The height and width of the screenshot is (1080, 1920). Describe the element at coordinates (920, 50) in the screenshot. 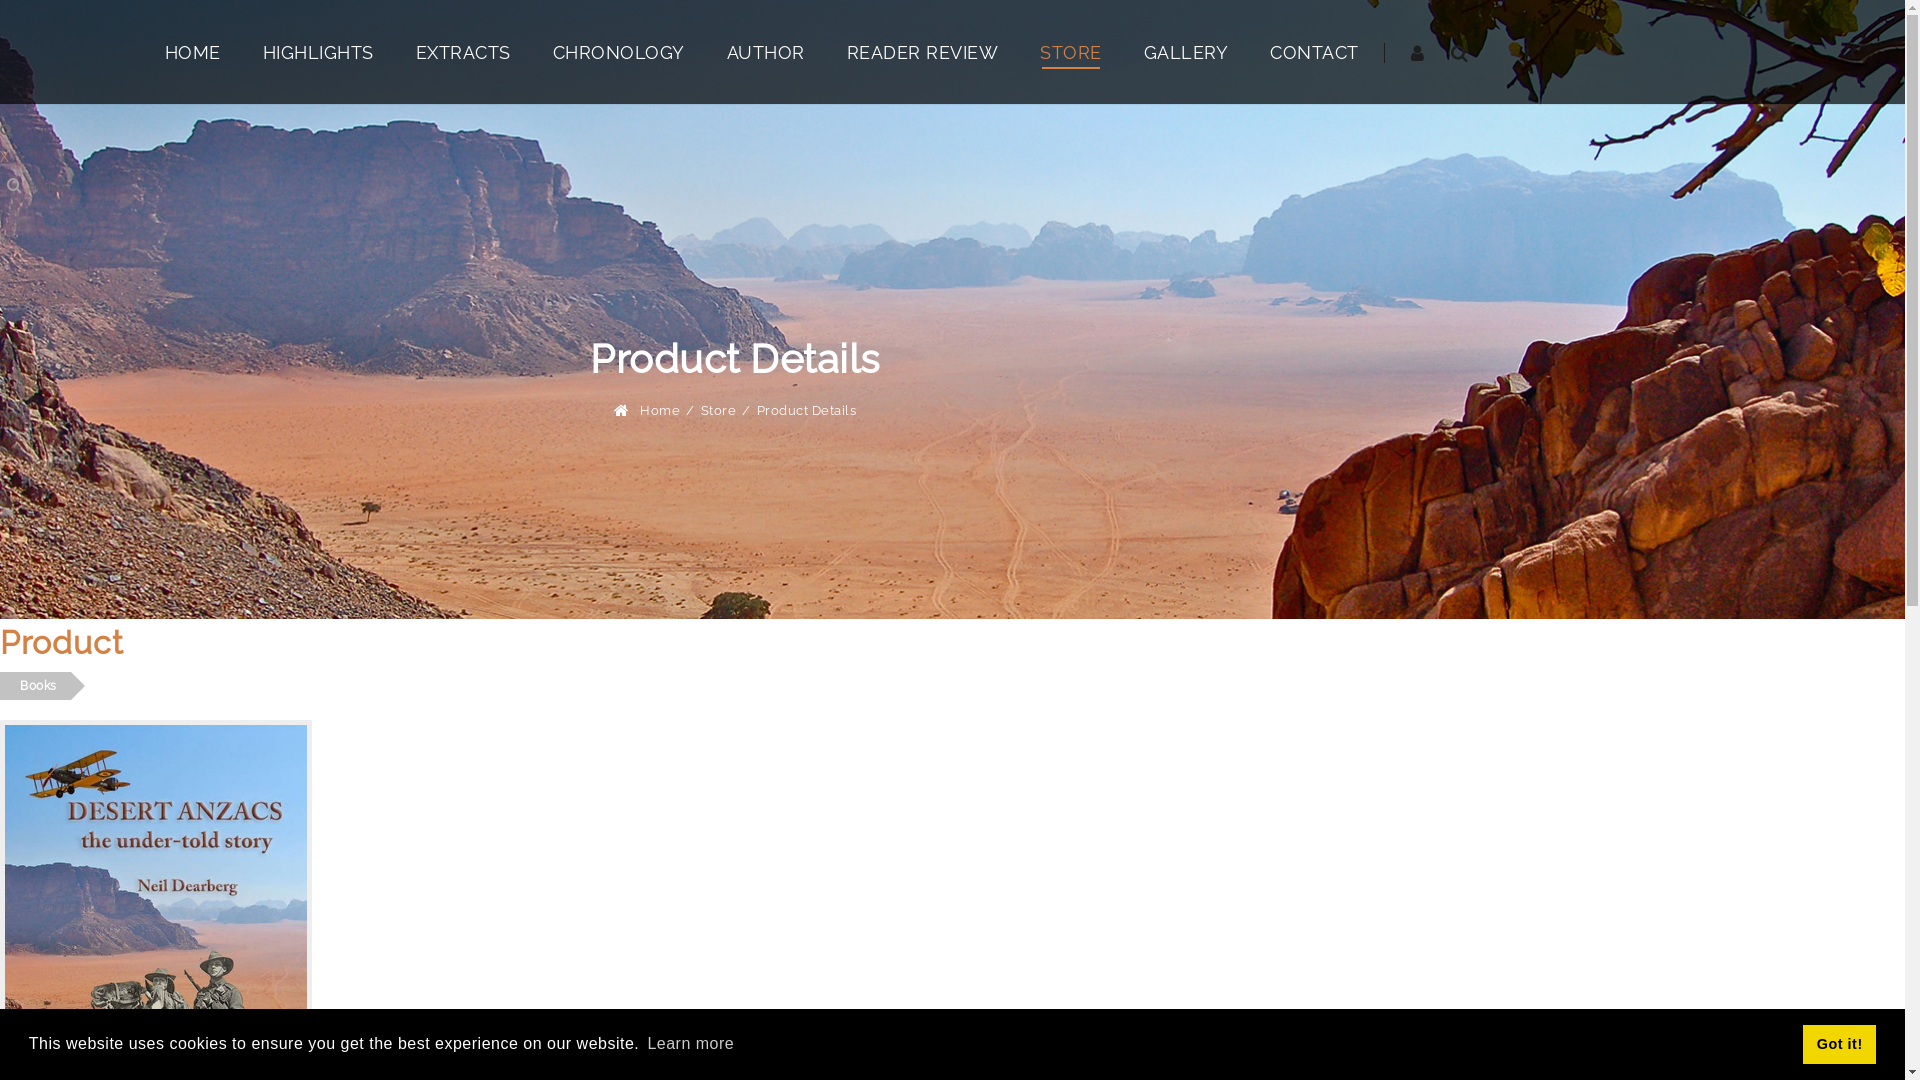

I see `'READER REVIEW'` at that location.